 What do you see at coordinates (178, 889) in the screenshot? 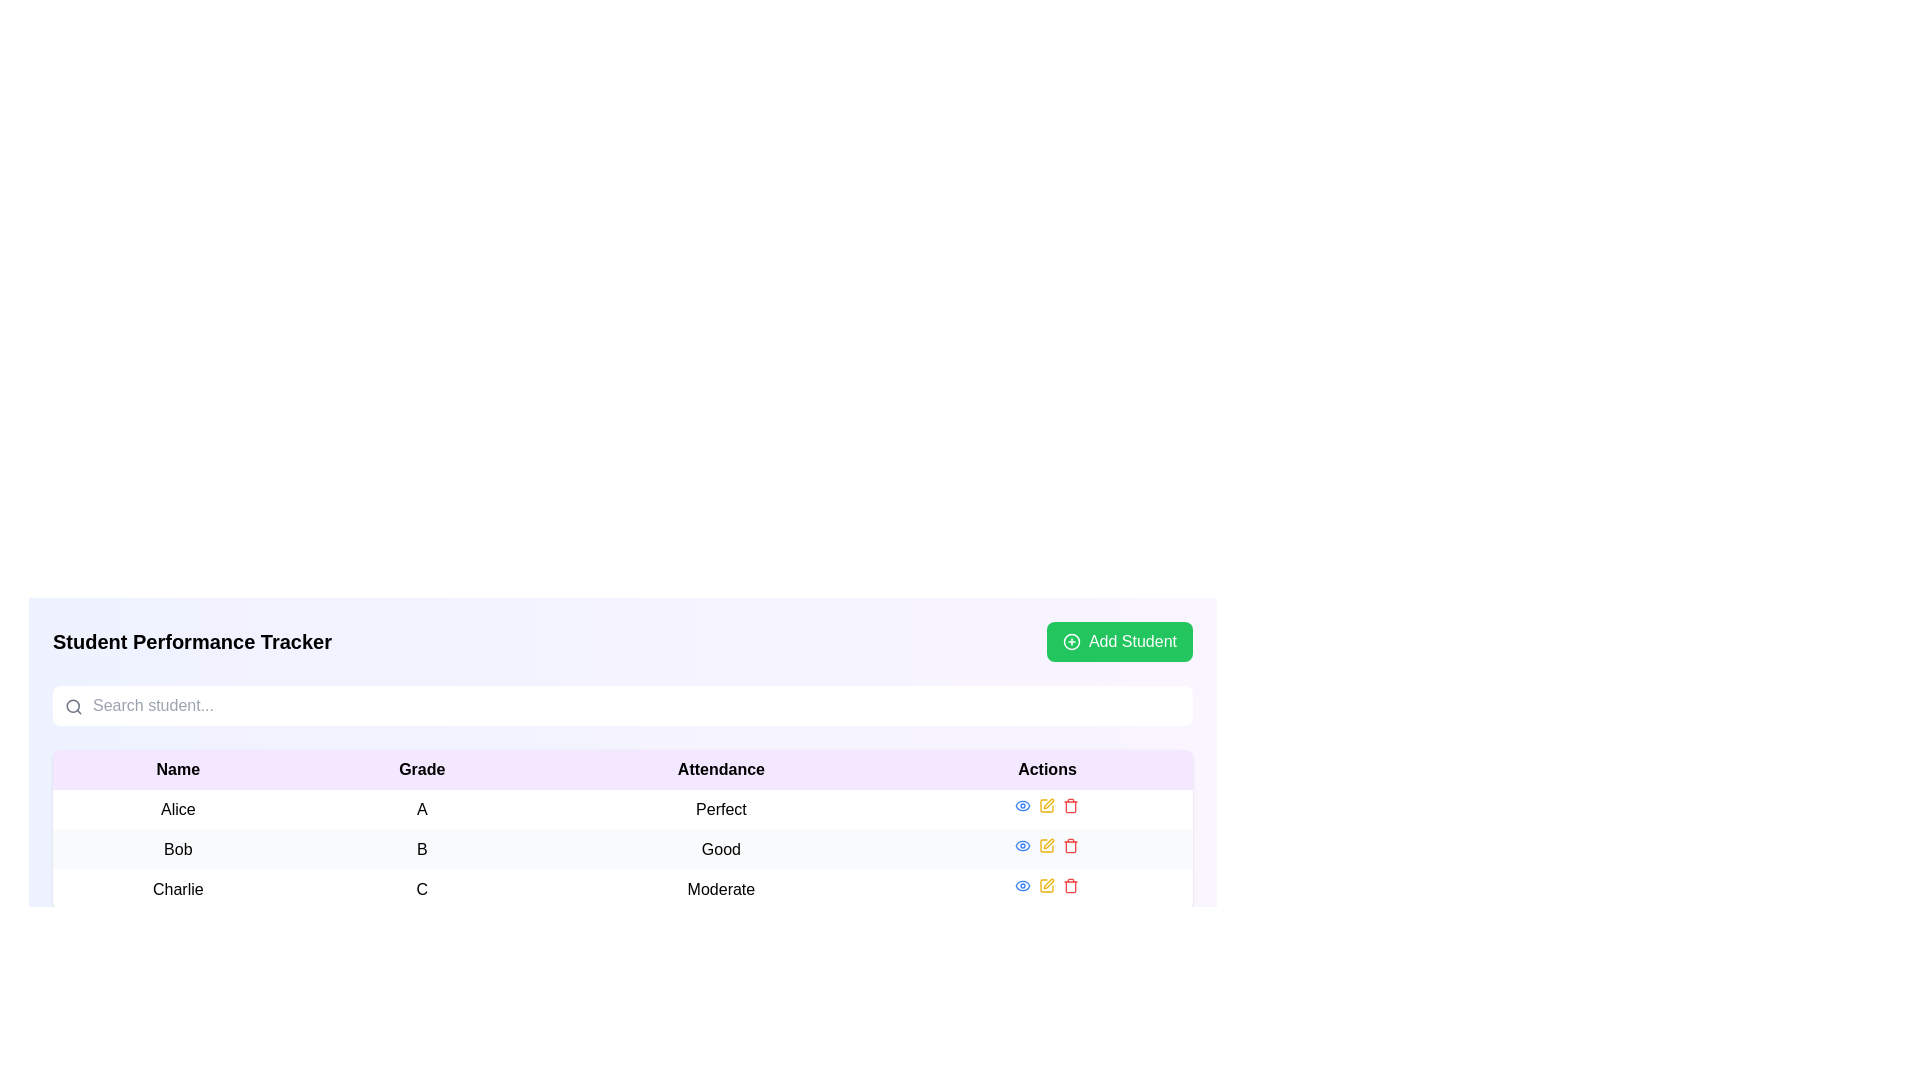
I see `the text label displaying 'Charlie' in bold black font, located in the first column of the last row under the 'Name' header in a table-like layout` at bounding box center [178, 889].